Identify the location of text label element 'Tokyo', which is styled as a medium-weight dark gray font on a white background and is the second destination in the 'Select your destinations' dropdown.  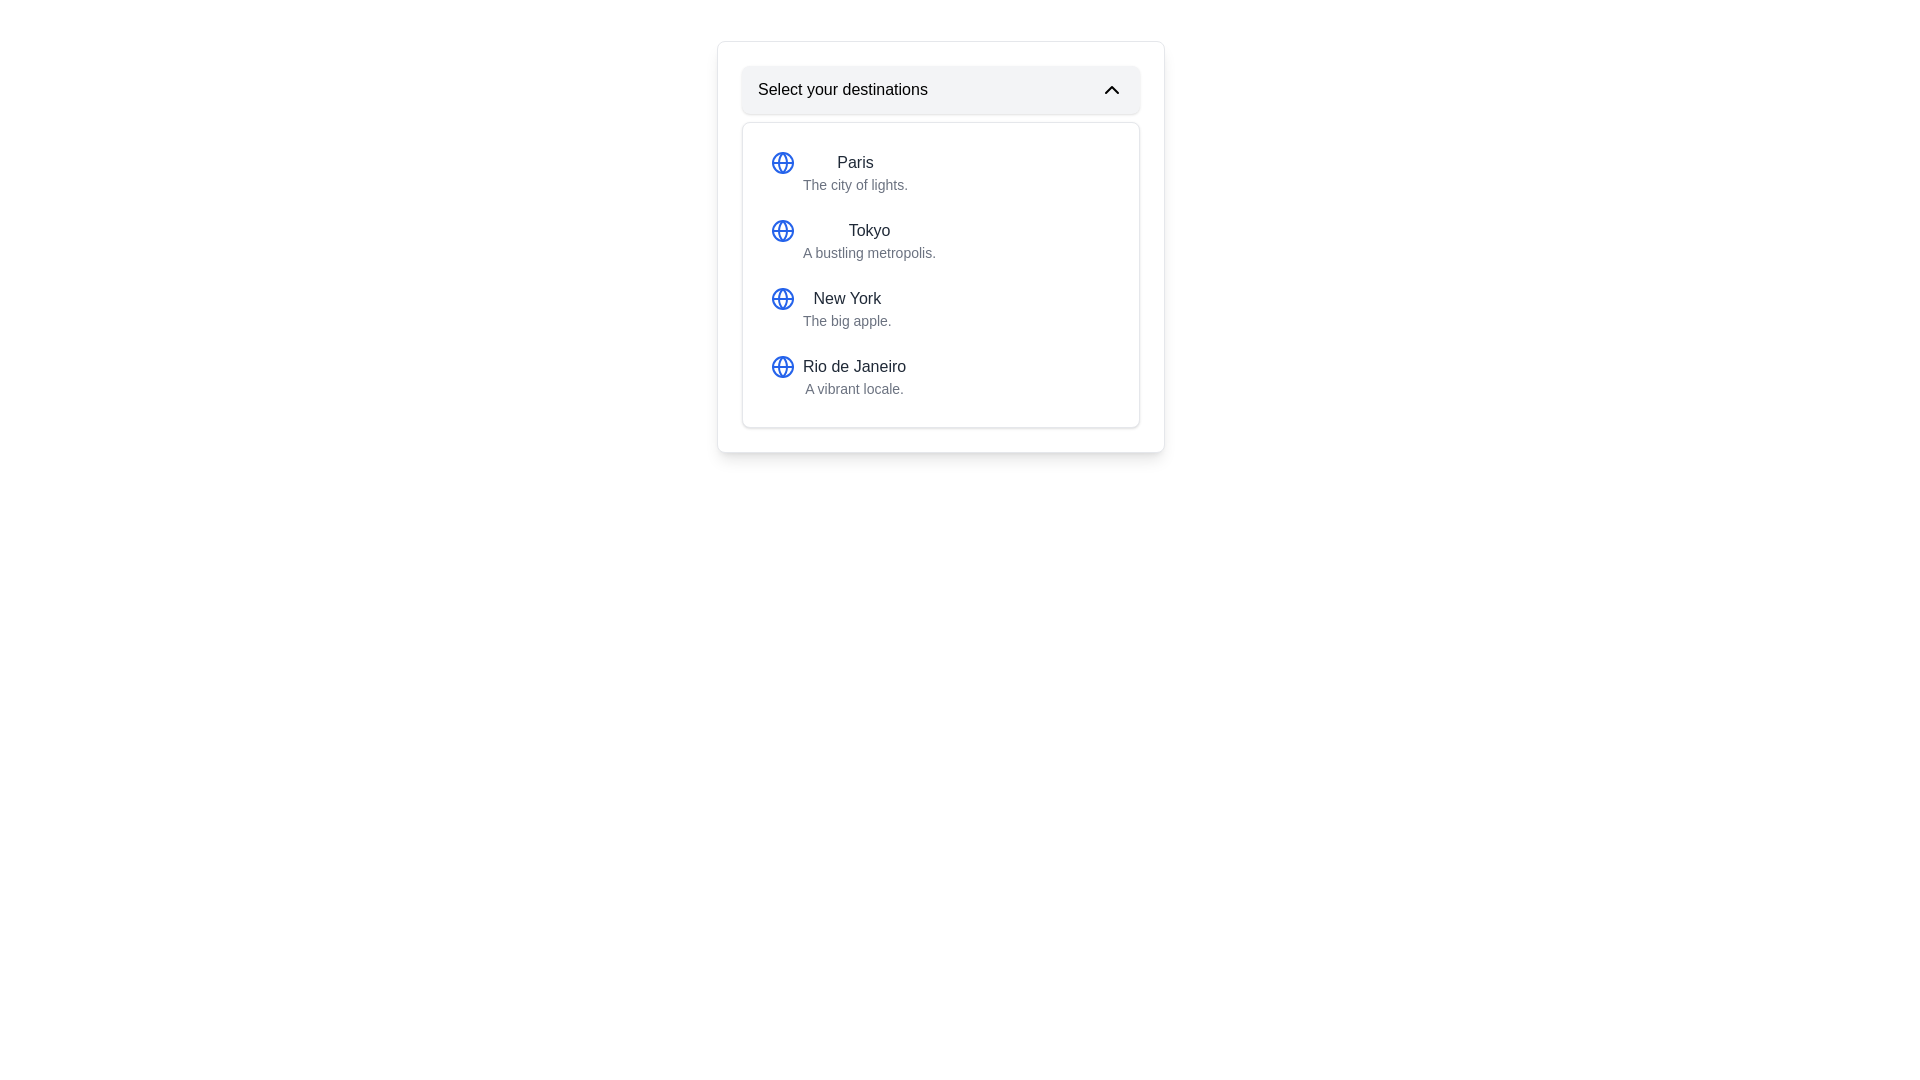
(869, 230).